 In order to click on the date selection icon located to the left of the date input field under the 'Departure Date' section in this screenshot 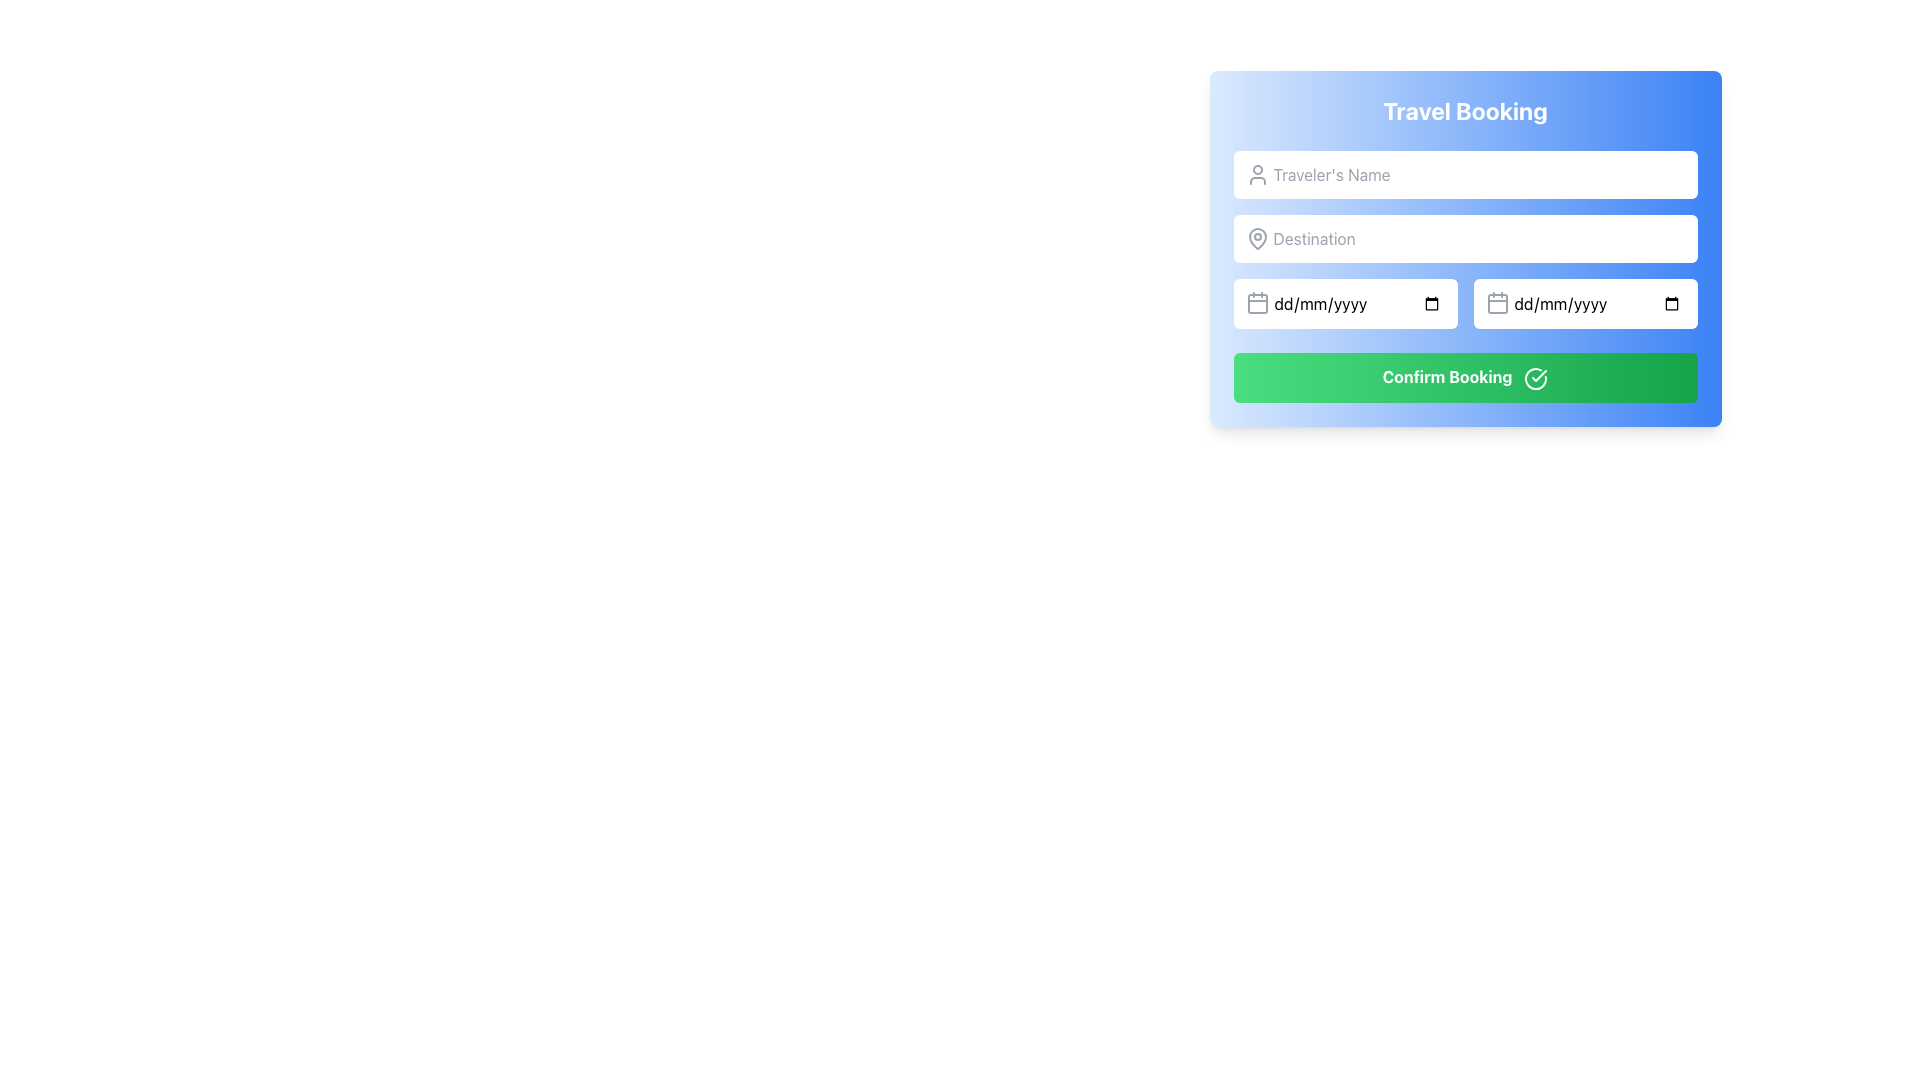, I will do `click(1256, 303)`.